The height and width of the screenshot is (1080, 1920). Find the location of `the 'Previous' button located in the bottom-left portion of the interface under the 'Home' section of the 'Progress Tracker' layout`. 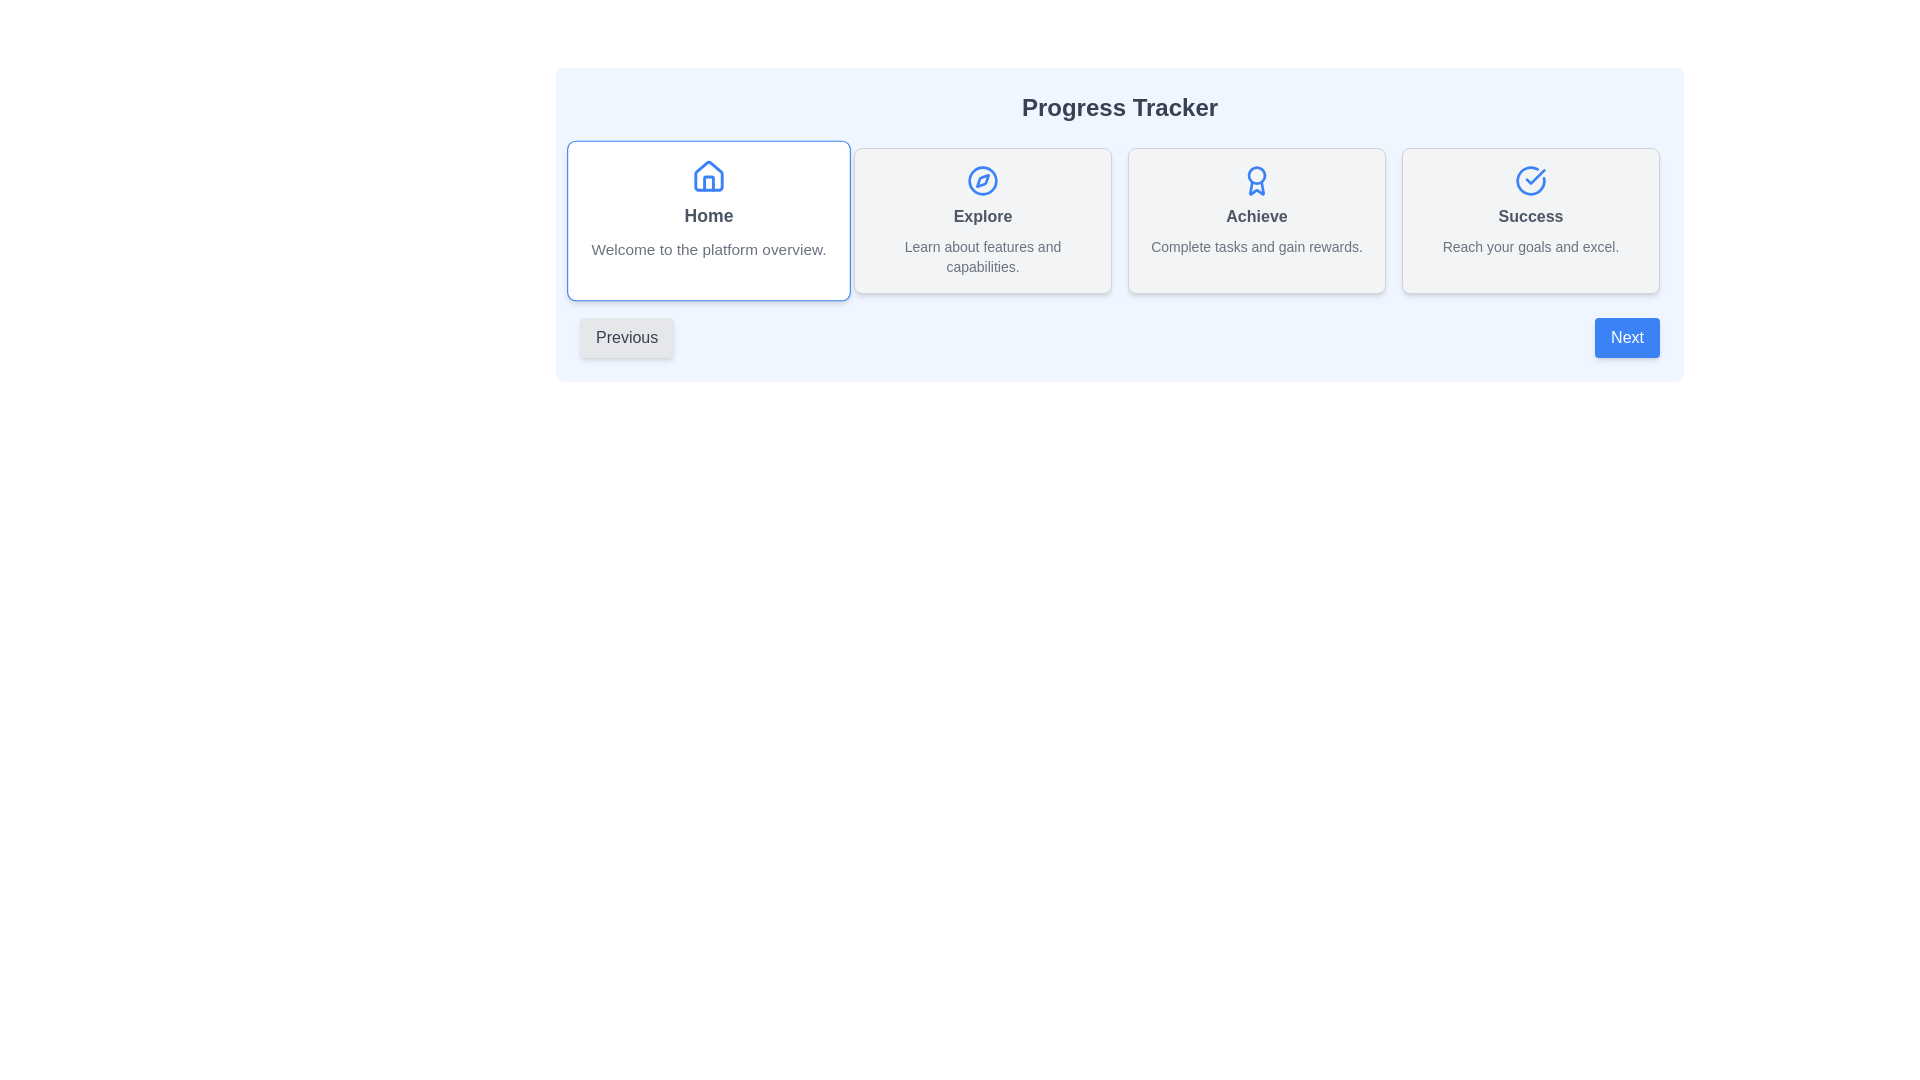

the 'Previous' button located in the bottom-left portion of the interface under the 'Home' section of the 'Progress Tracker' layout is located at coordinates (626, 337).